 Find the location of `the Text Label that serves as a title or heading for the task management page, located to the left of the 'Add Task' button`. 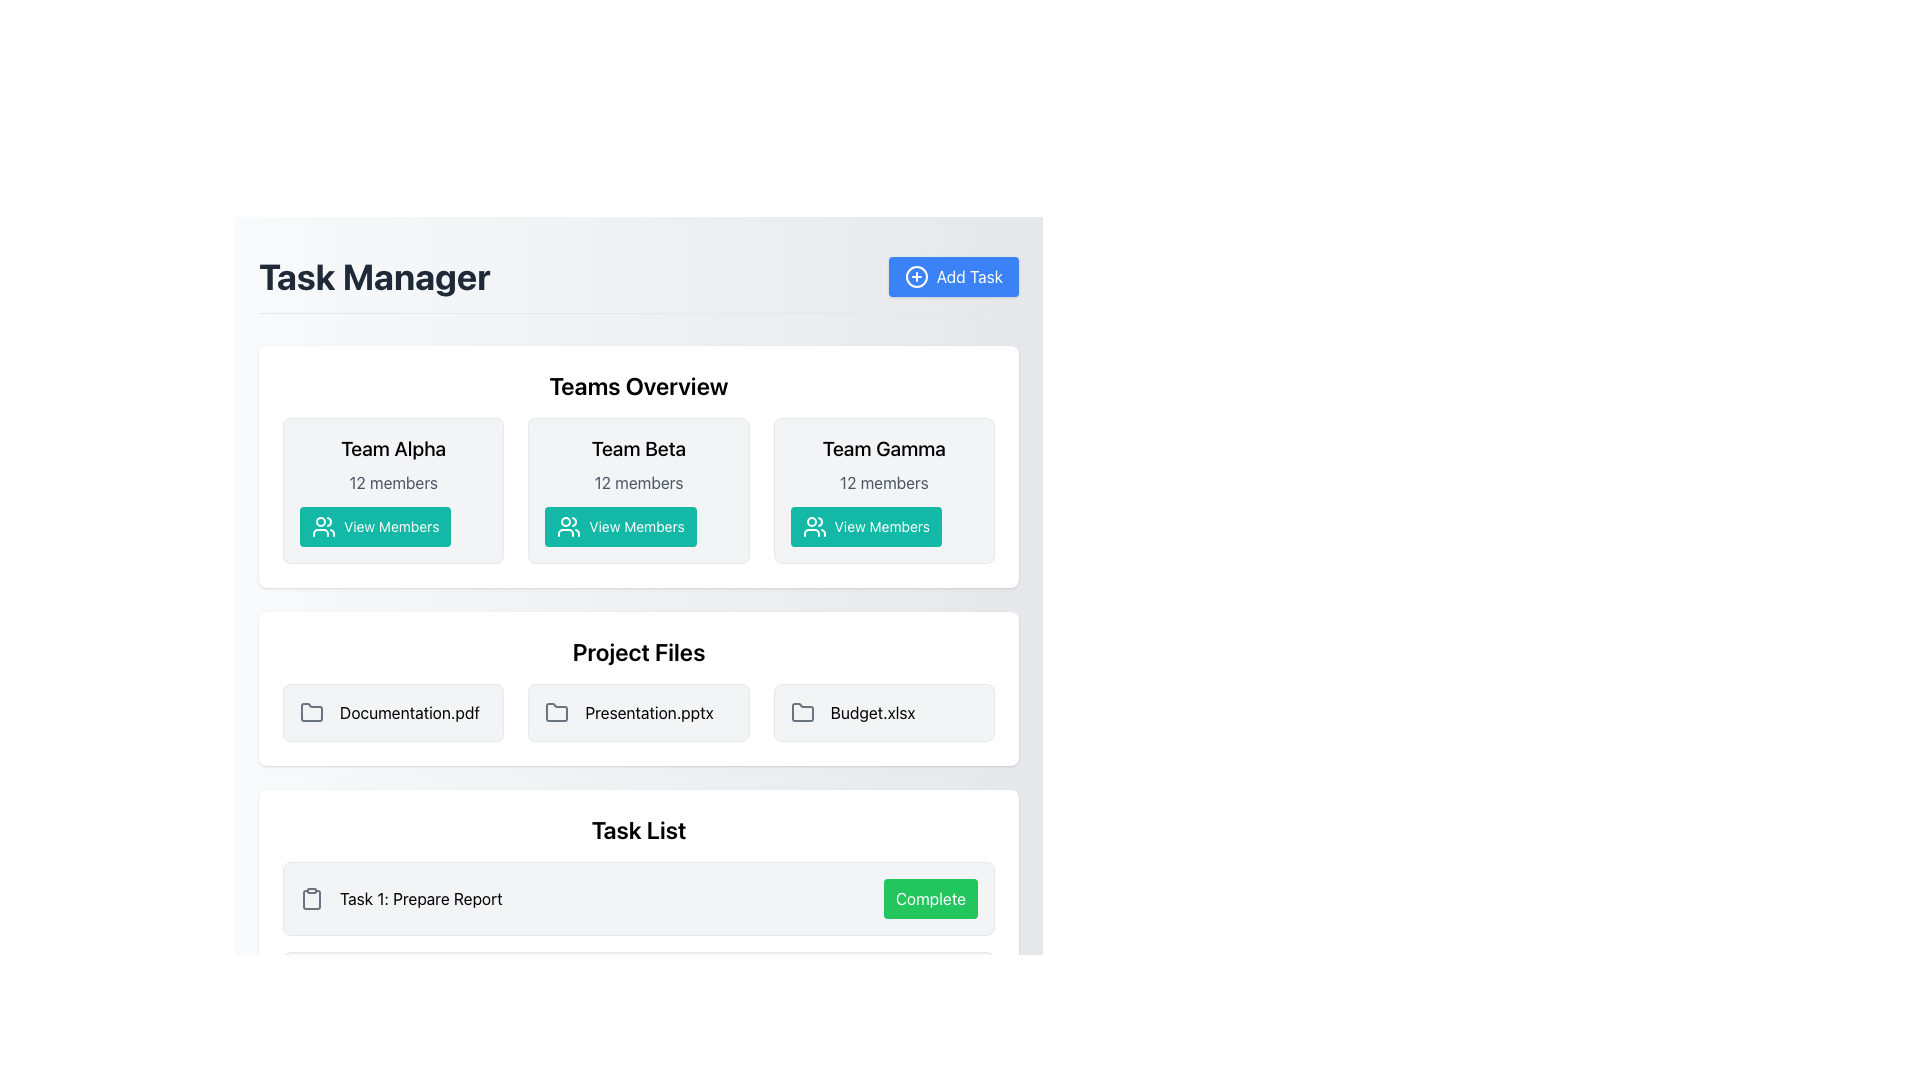

the Text Label that serves as a title or heading for the task management page, located to the left of the 'Add Task' button is located at coordinates (374, 277).